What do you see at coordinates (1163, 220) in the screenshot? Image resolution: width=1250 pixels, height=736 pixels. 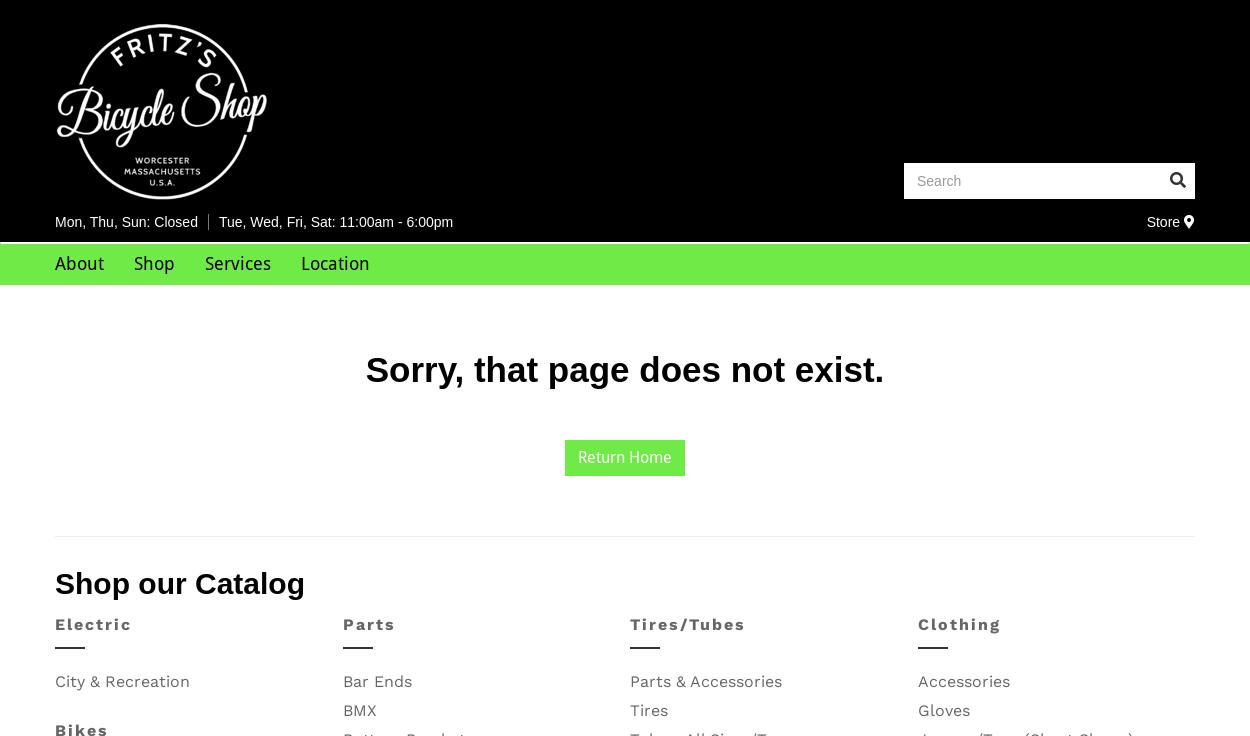 I see `'Store'` at bounding box center [1163, 220].